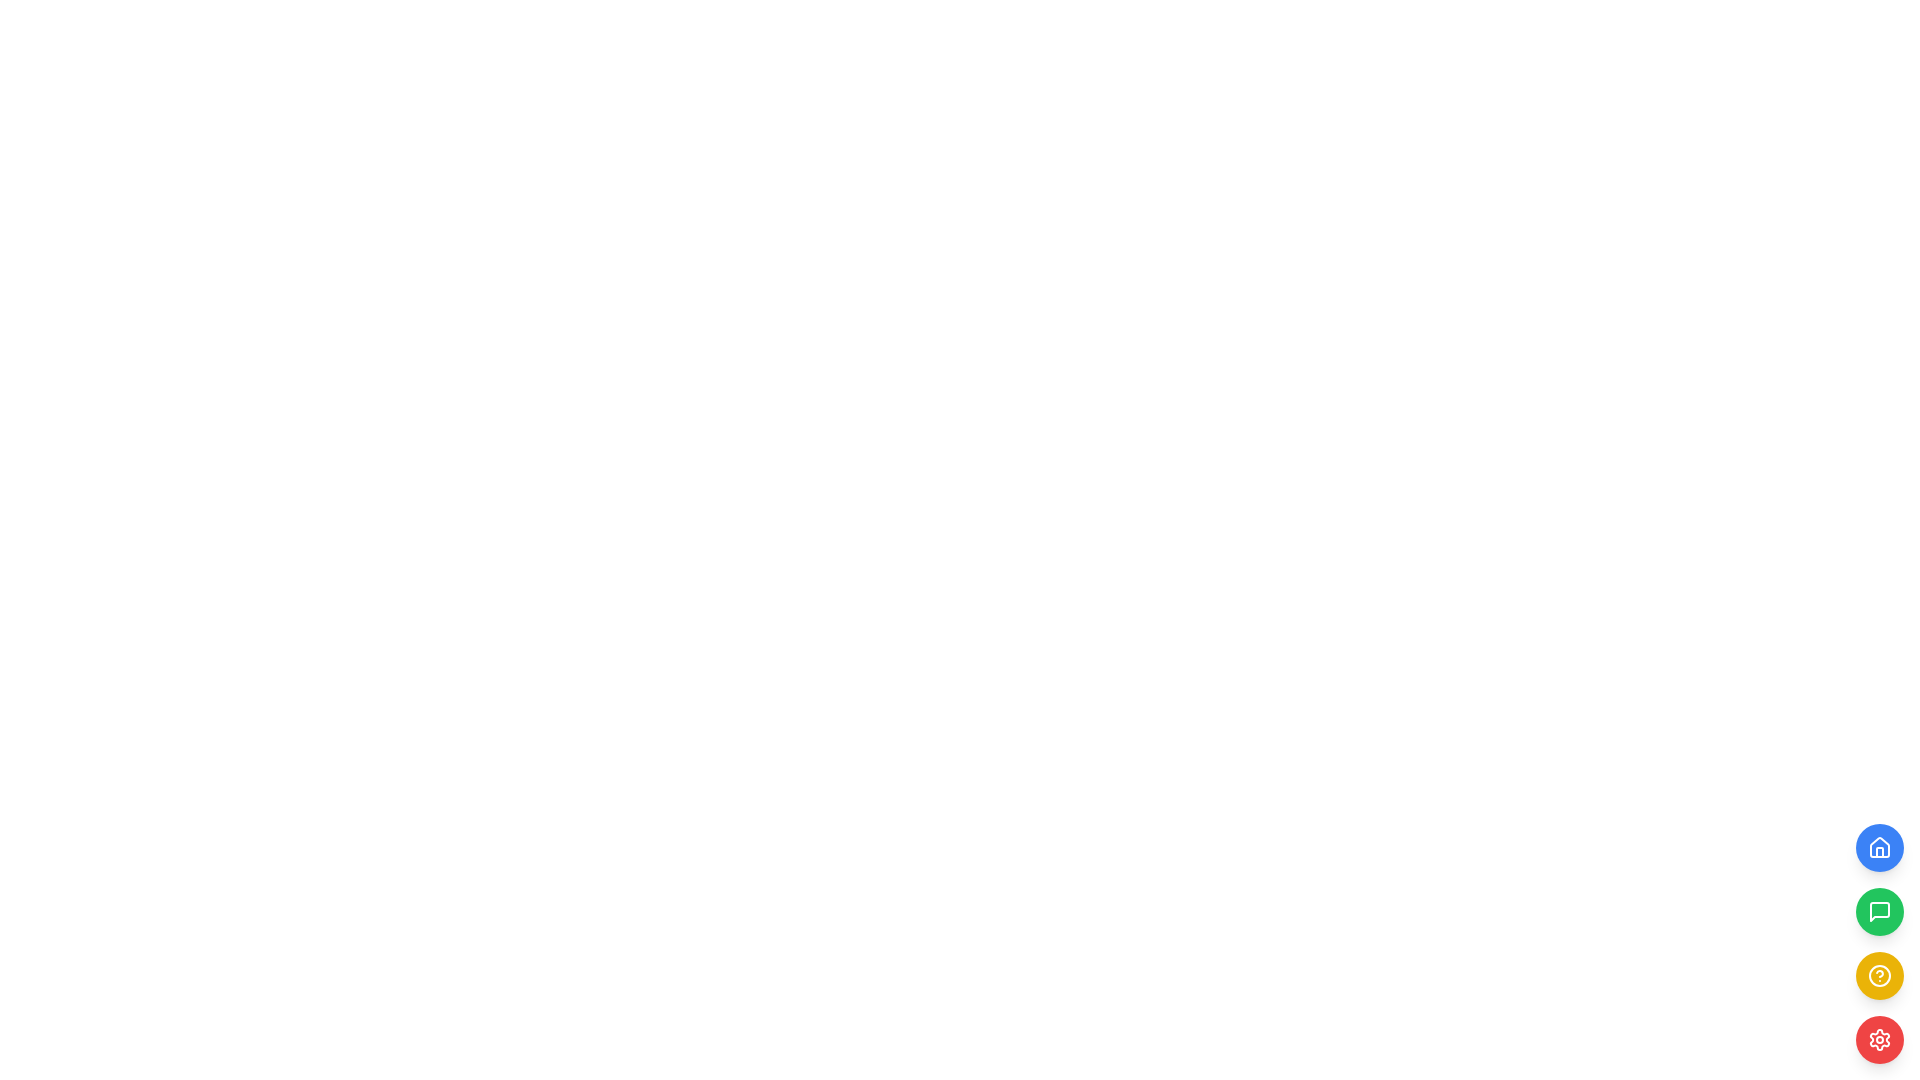  Describe the element at coordinates (1879, 911) in the screenshot. I see `the second circular icon button in a vertical row, located below the blue home button and above the yellow question button` at that location.